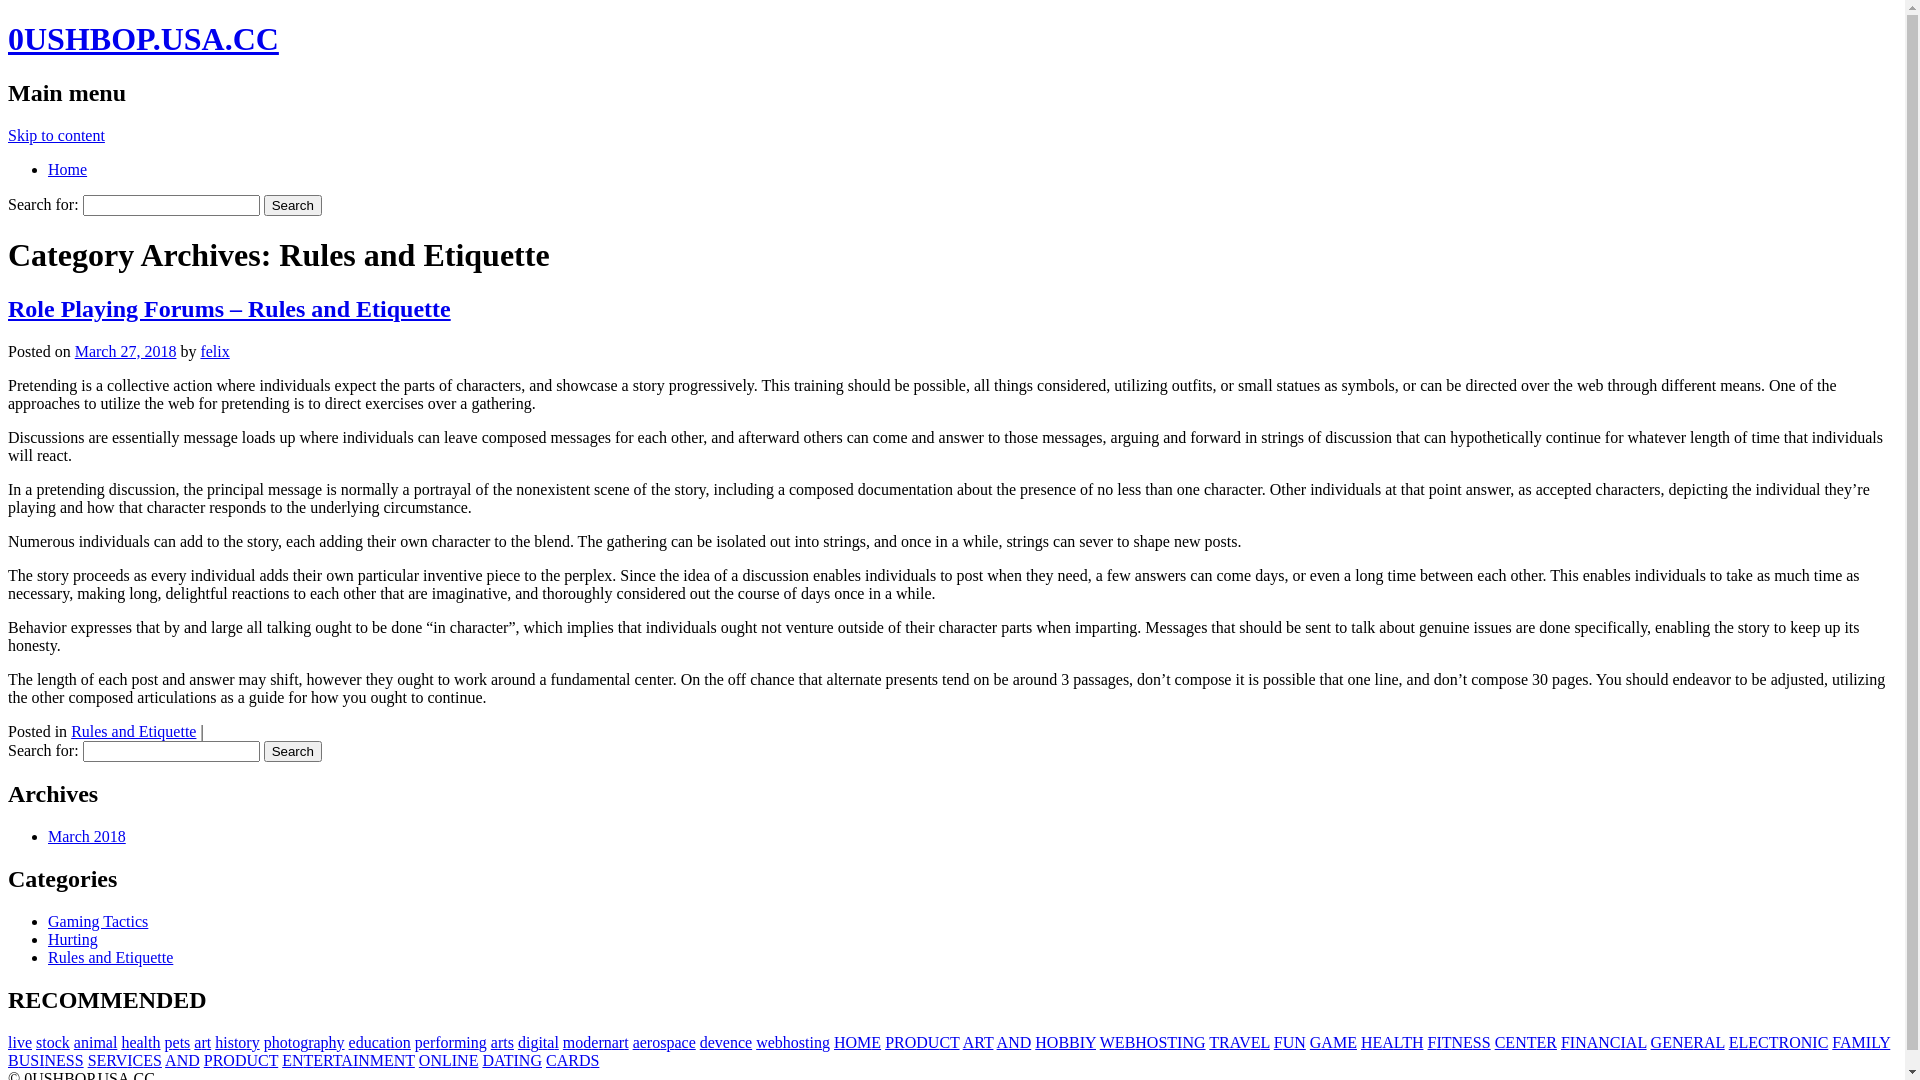 The height and width of the screenshot is (1080, 1920). Describe the element at coordinates (997, 1041) in the screenshot. I see `'A'` at that location.